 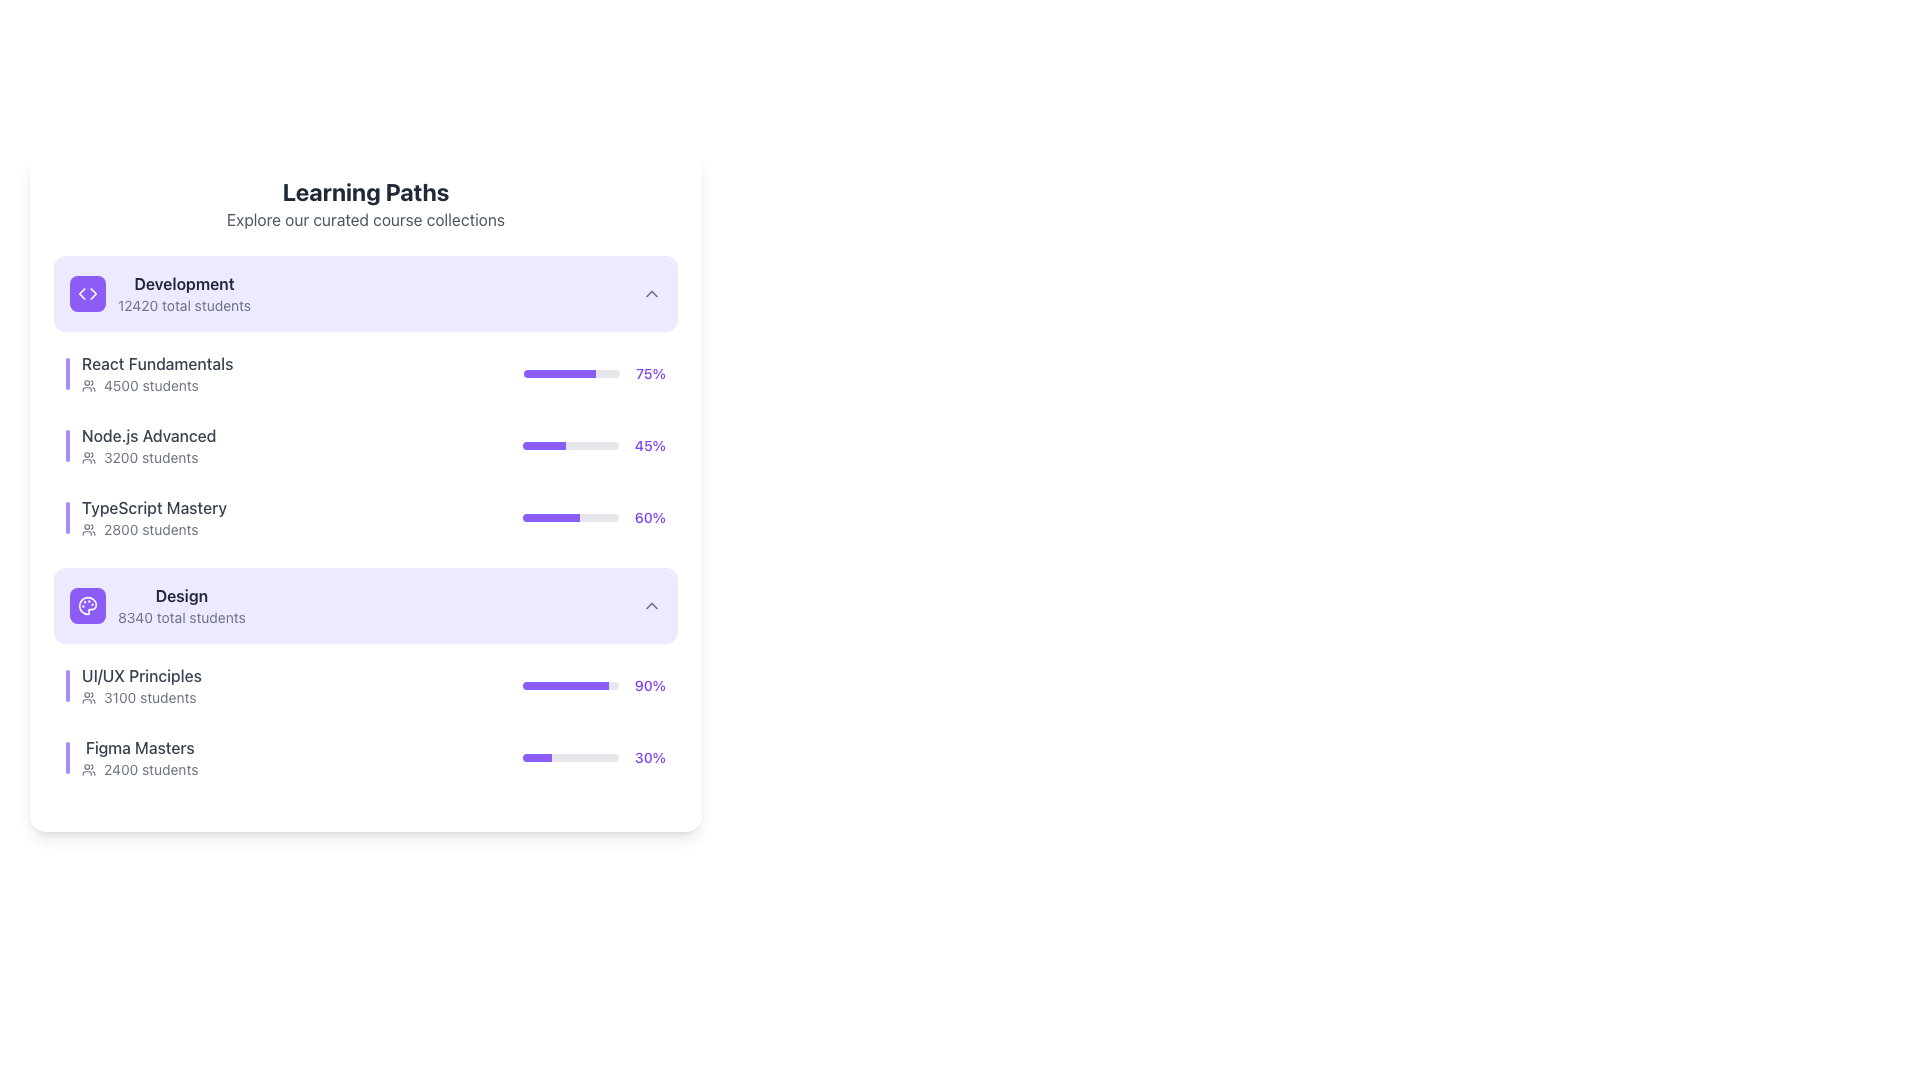 I want to click on progress, so click(x=543, y=445).